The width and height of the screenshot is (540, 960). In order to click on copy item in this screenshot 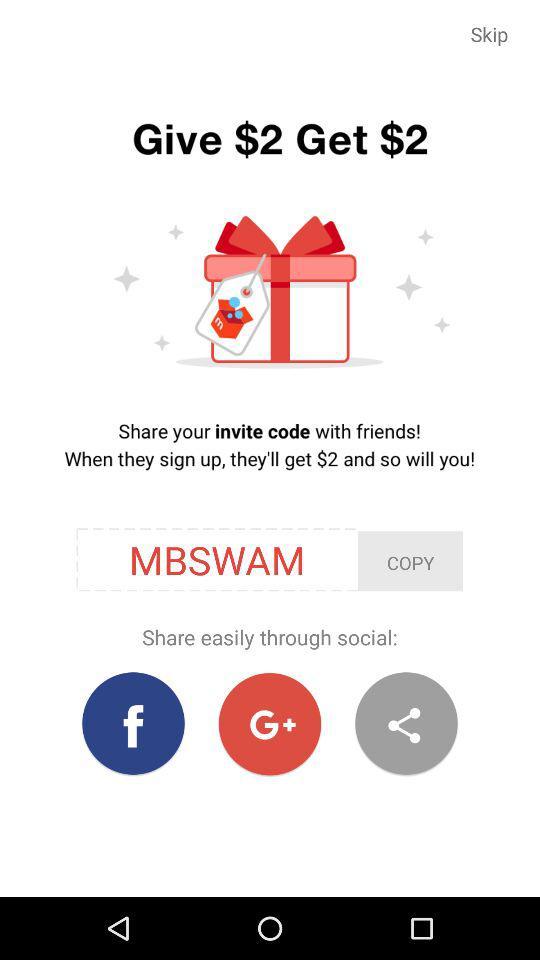, I will do `click(409, 561)`.